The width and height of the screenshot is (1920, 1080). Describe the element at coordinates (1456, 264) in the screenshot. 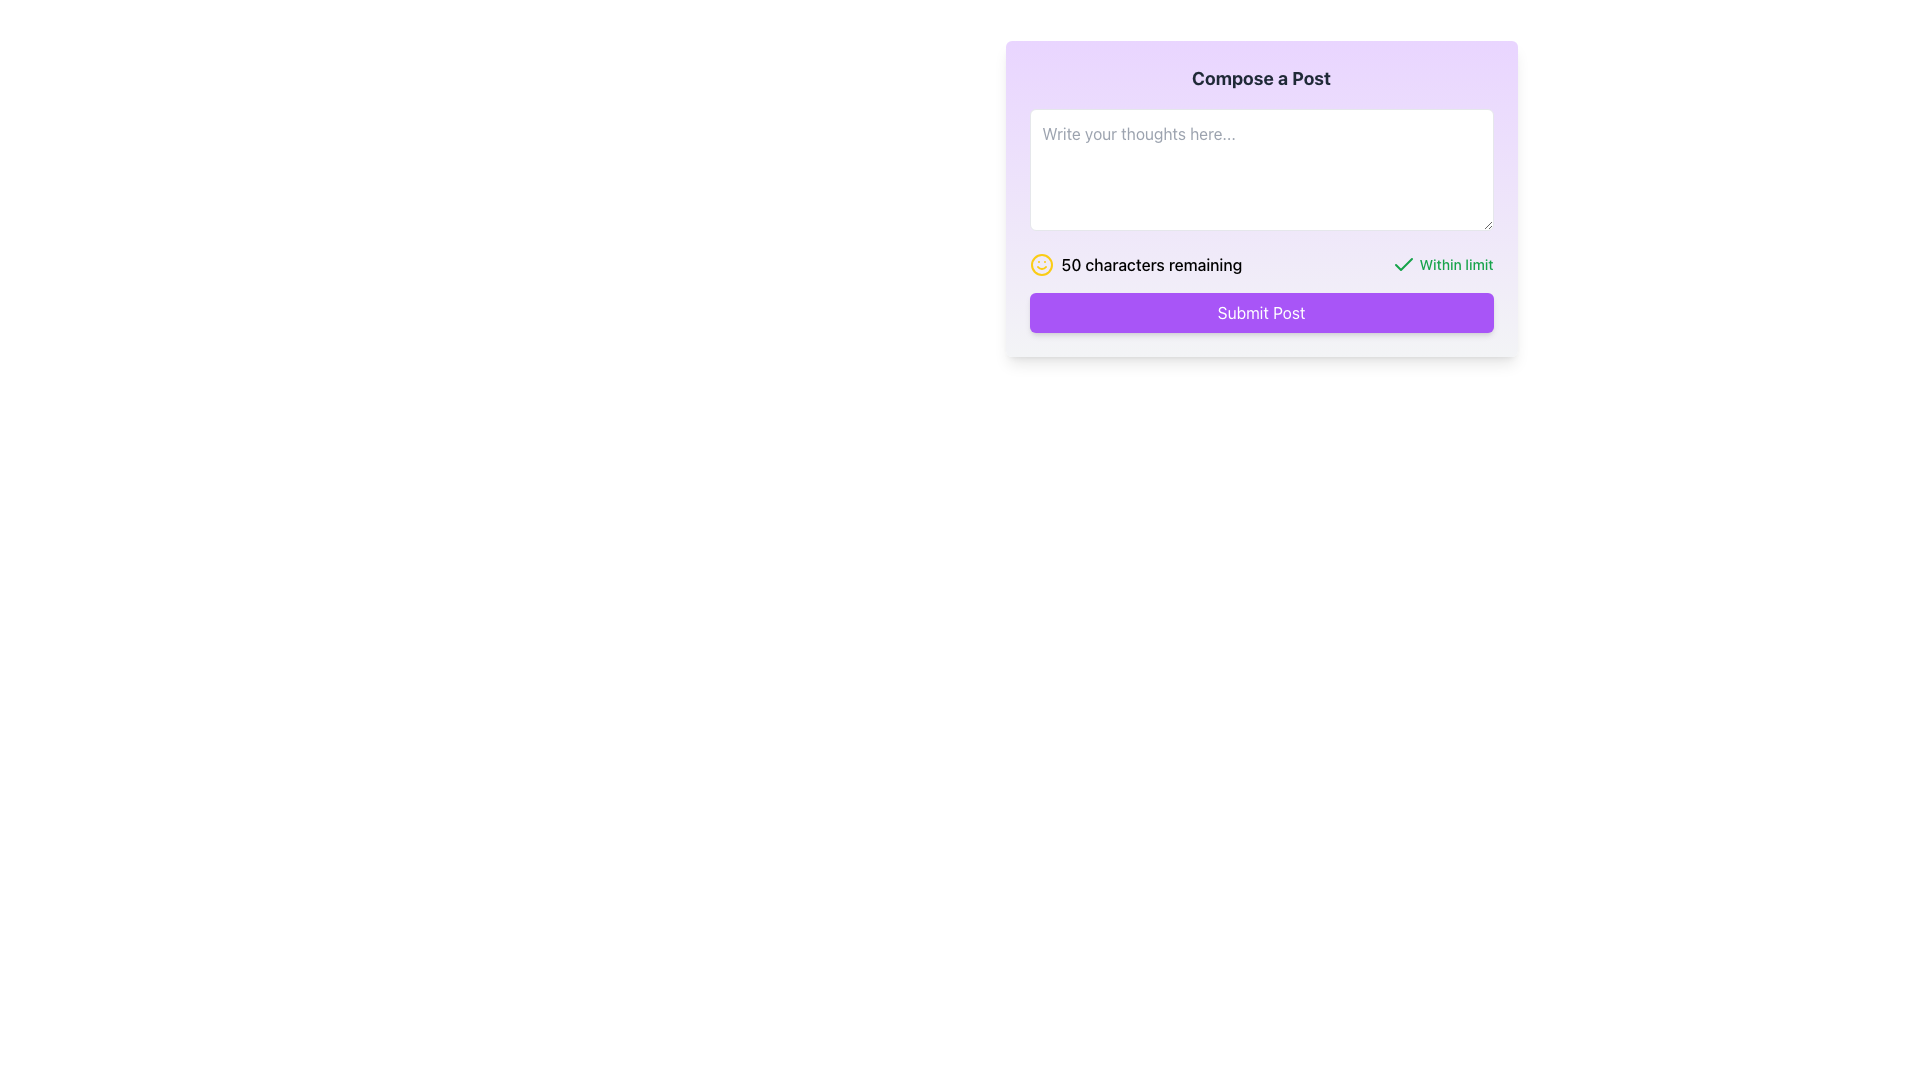

I see `text 'Within limit' displayed in green color, which indicates the current status of the system, located near the bottom right corner of the post composition area` at that location.